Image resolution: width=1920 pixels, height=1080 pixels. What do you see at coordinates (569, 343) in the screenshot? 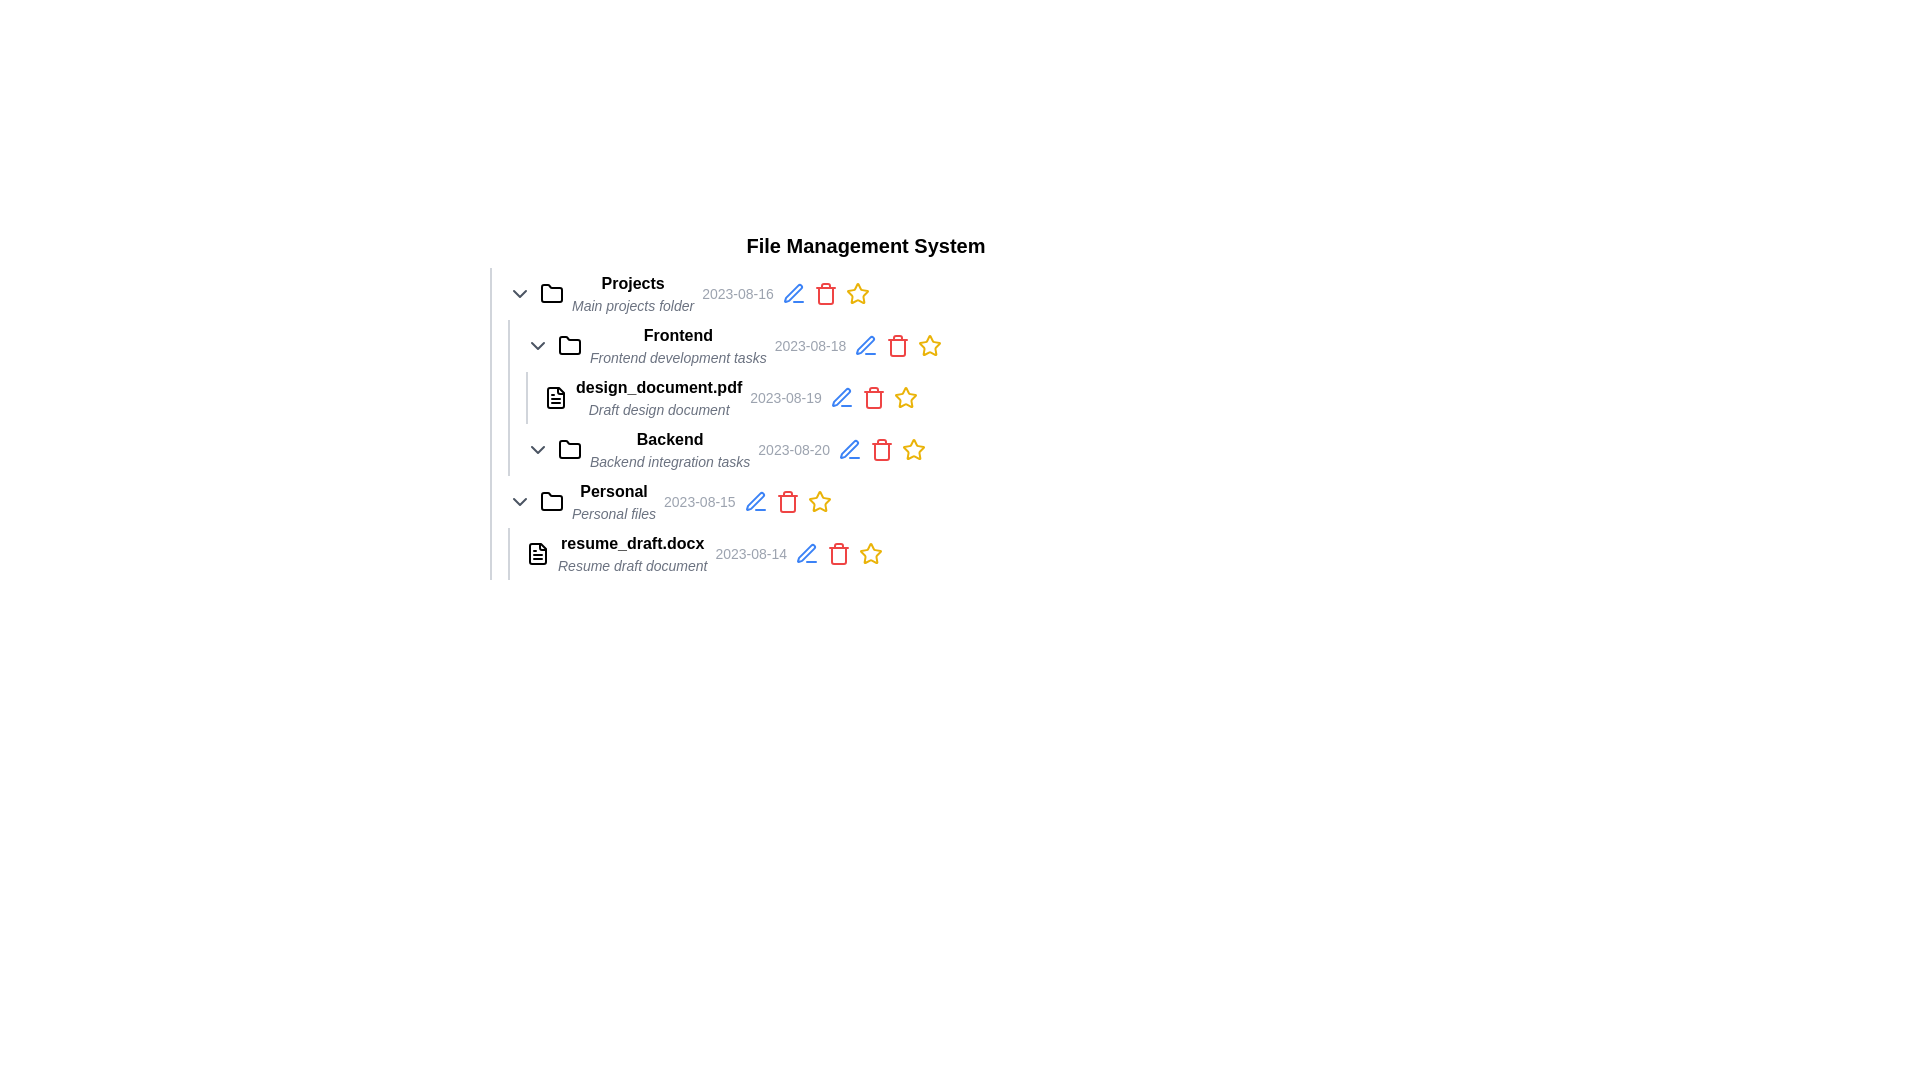
I see `the folder icon representing 'Frontend' in the file manager interface` at bounding box center [569, 343].